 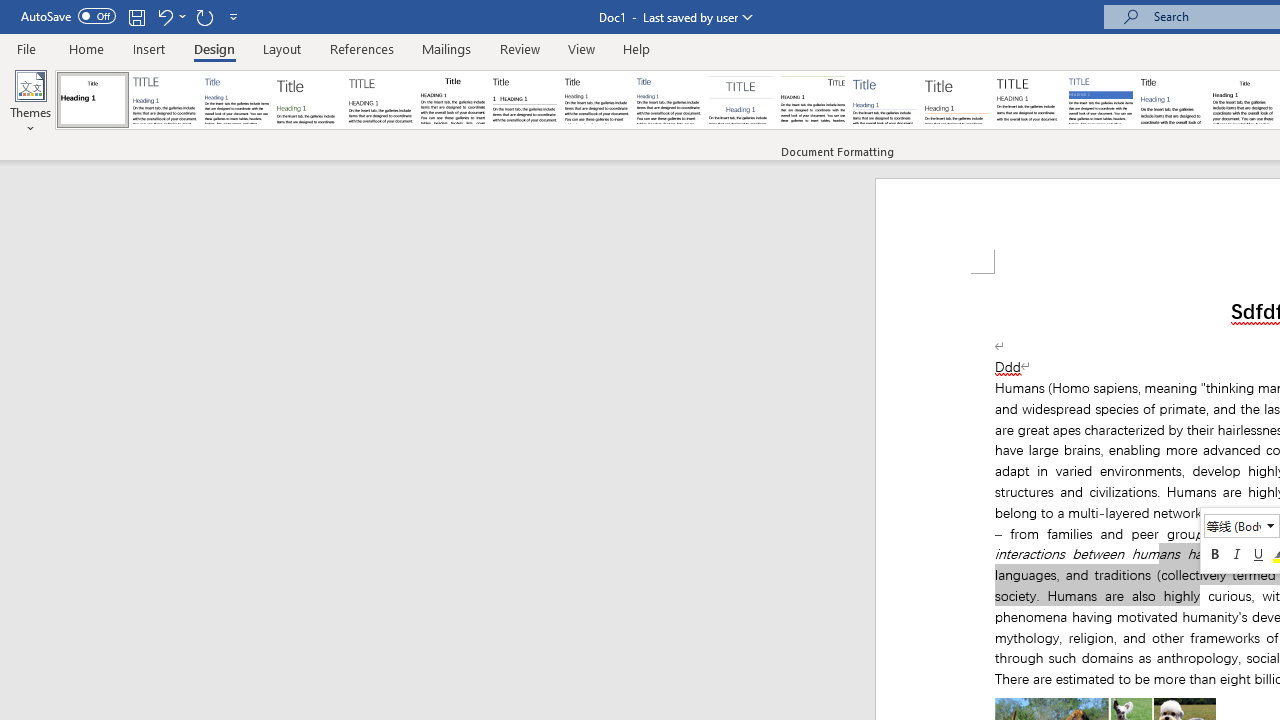 What do you see at coordinates (1173, 100) in the screenshot?
I see `'Word'` at bounding box center [1173, 100].